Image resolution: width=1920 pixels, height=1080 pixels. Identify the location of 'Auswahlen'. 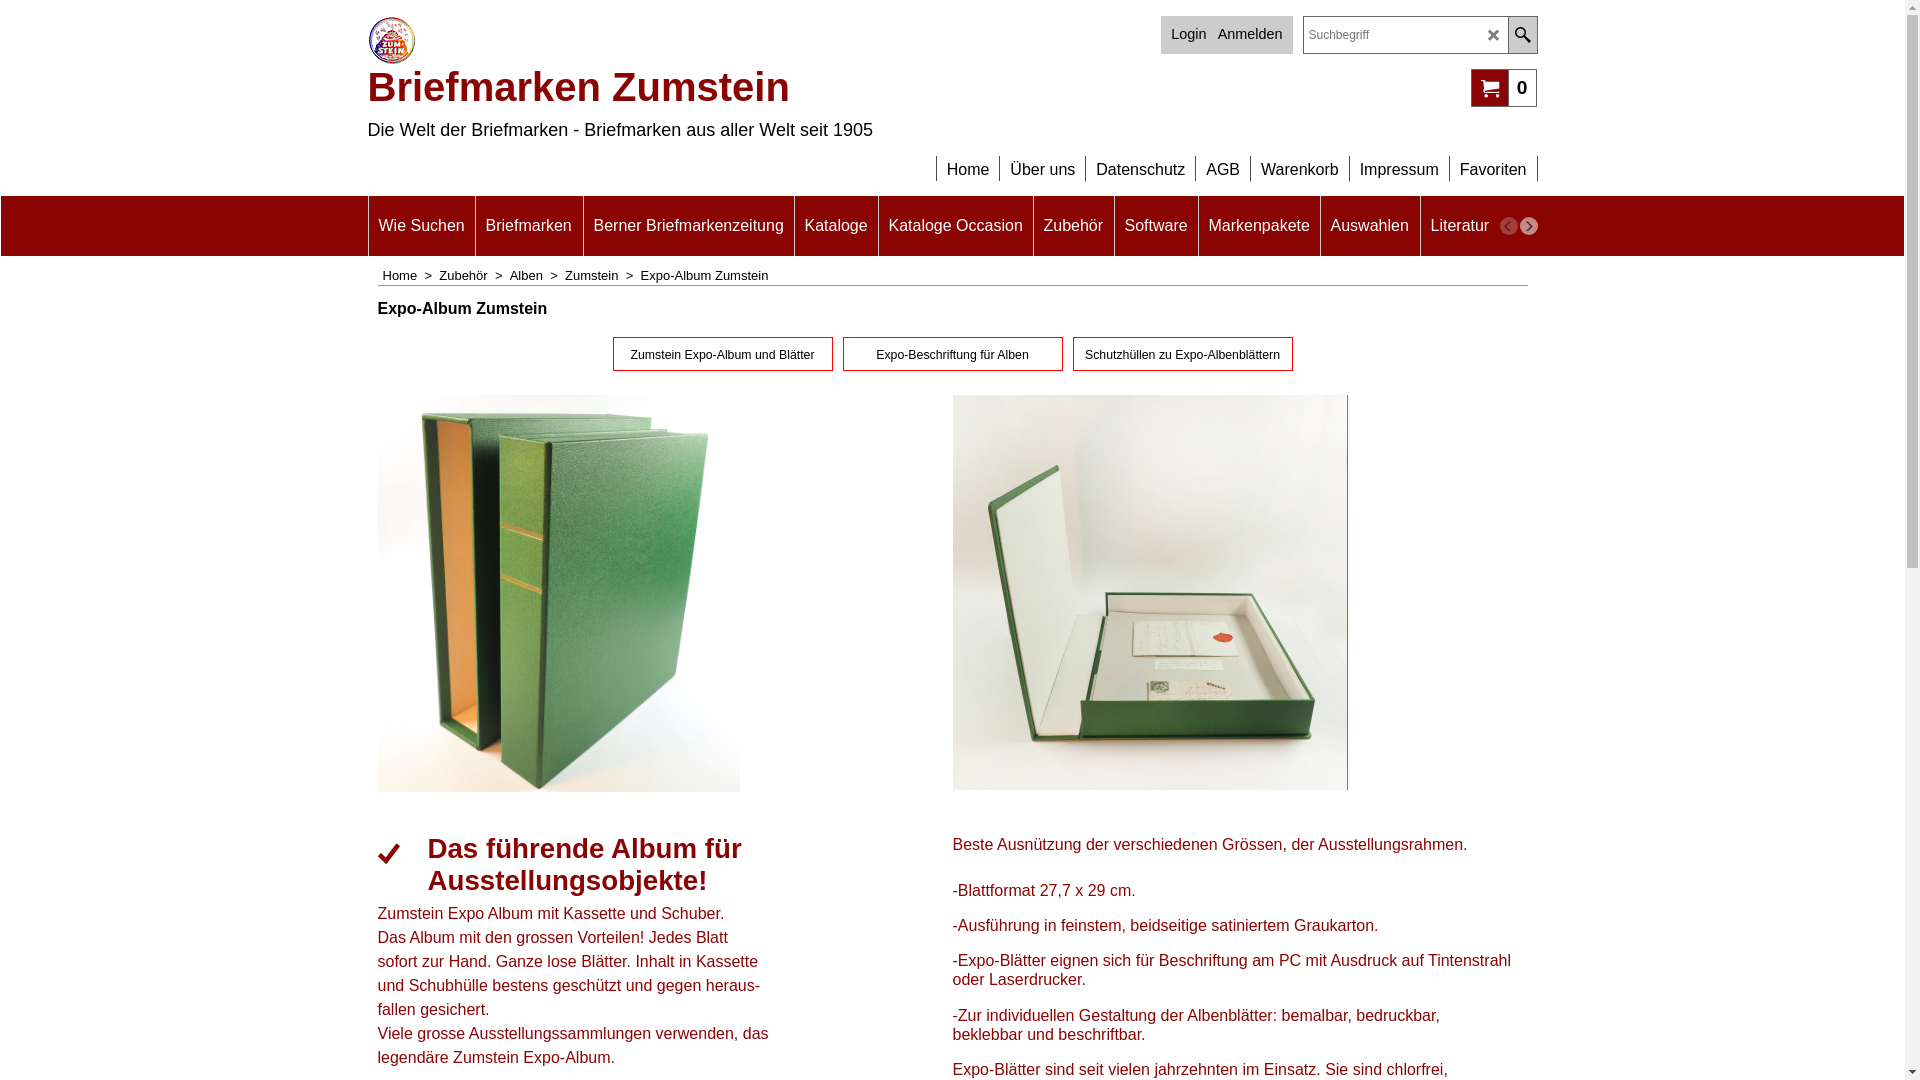
(1367, 225).